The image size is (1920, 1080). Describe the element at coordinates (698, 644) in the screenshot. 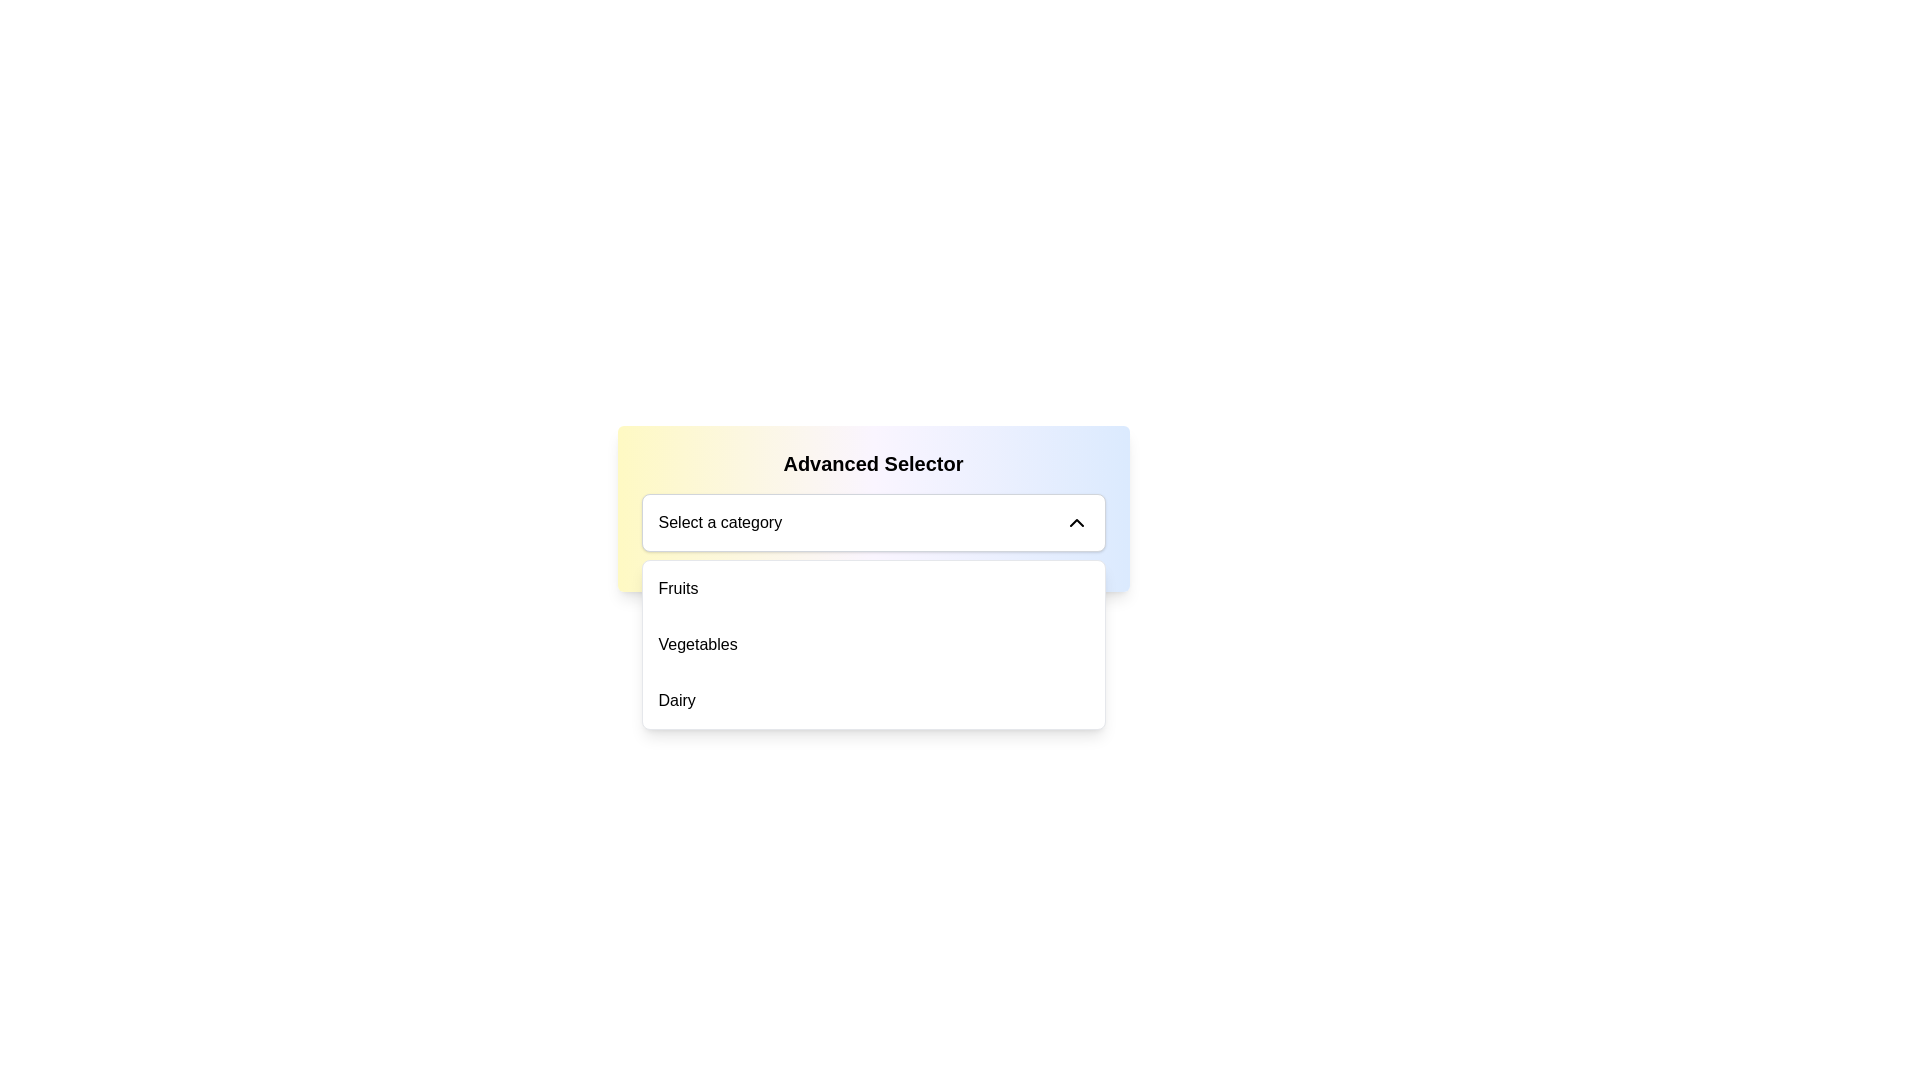

I see `the 'Vegetables' text label in bold, black font, which is the second option in the dropdown menu under 'Advanced Selector'` at that location.